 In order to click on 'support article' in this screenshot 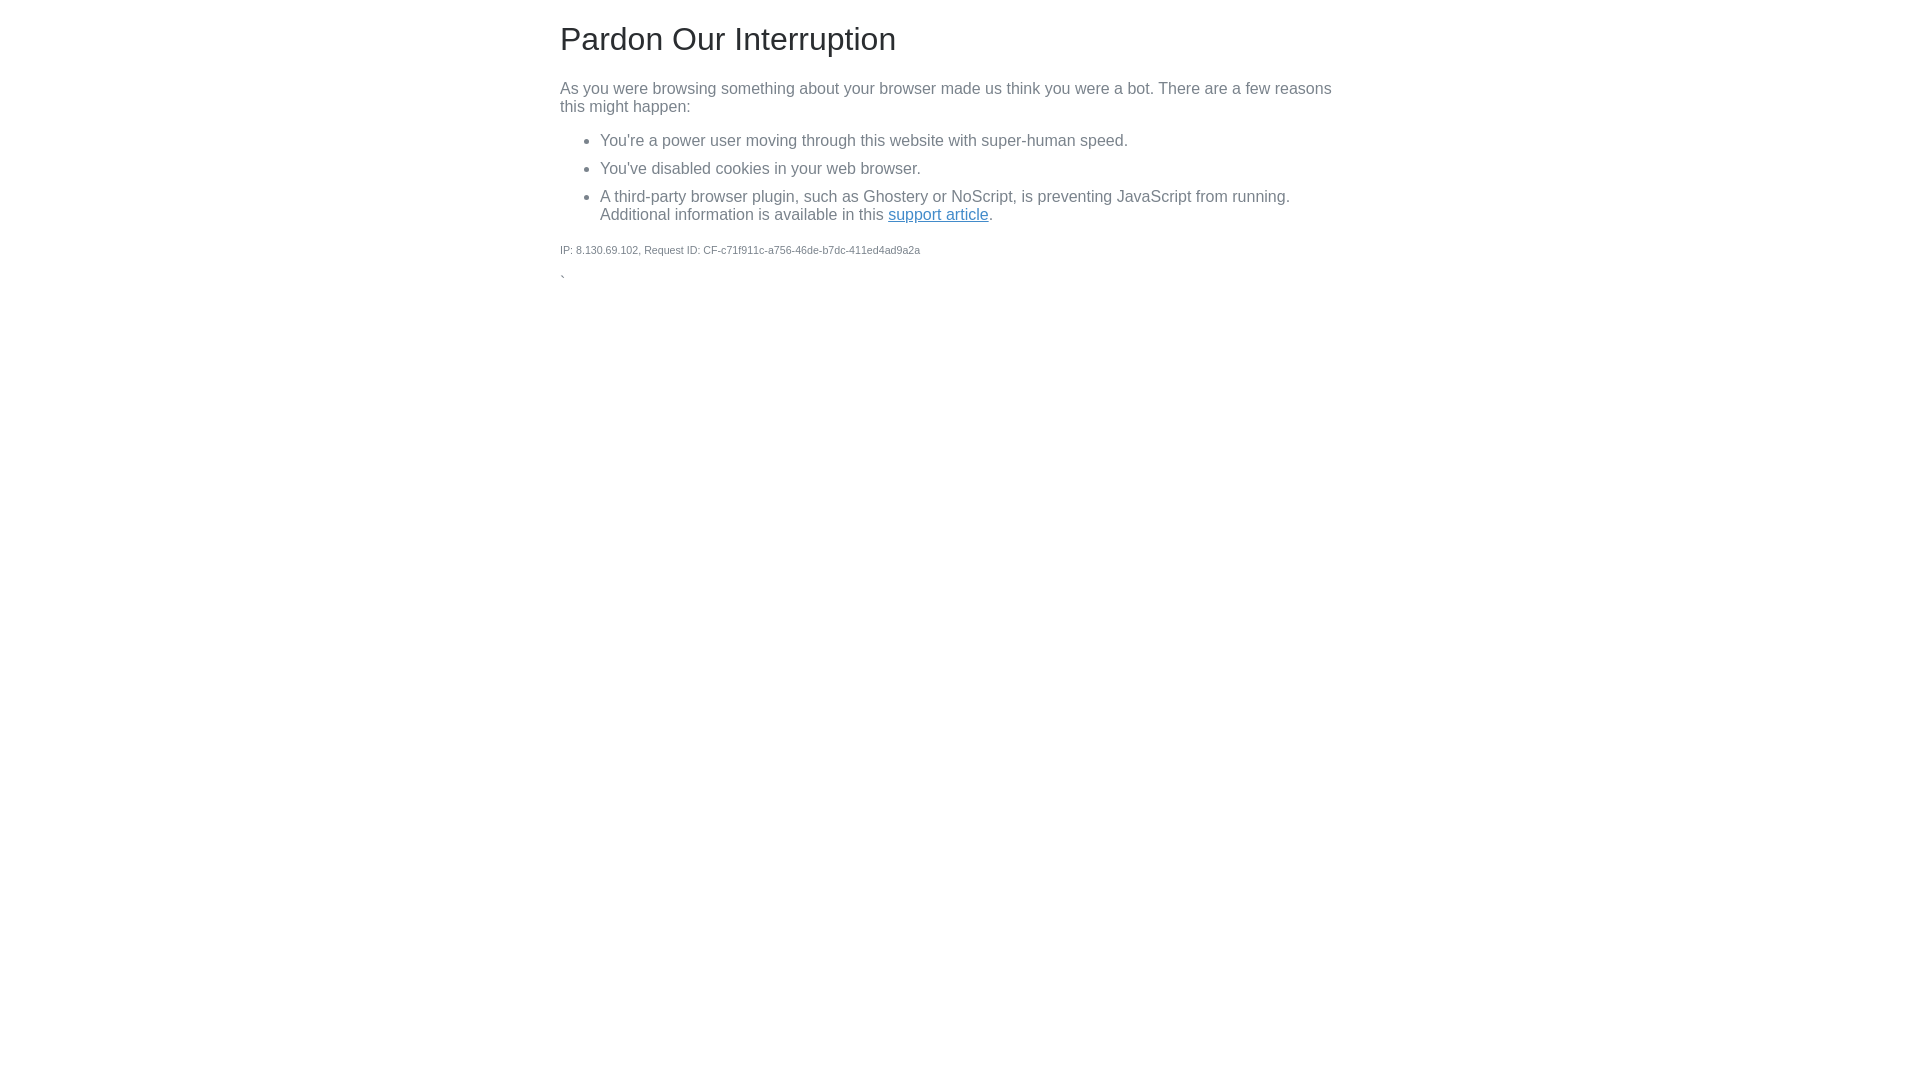, I will do `click(937, 214)`.